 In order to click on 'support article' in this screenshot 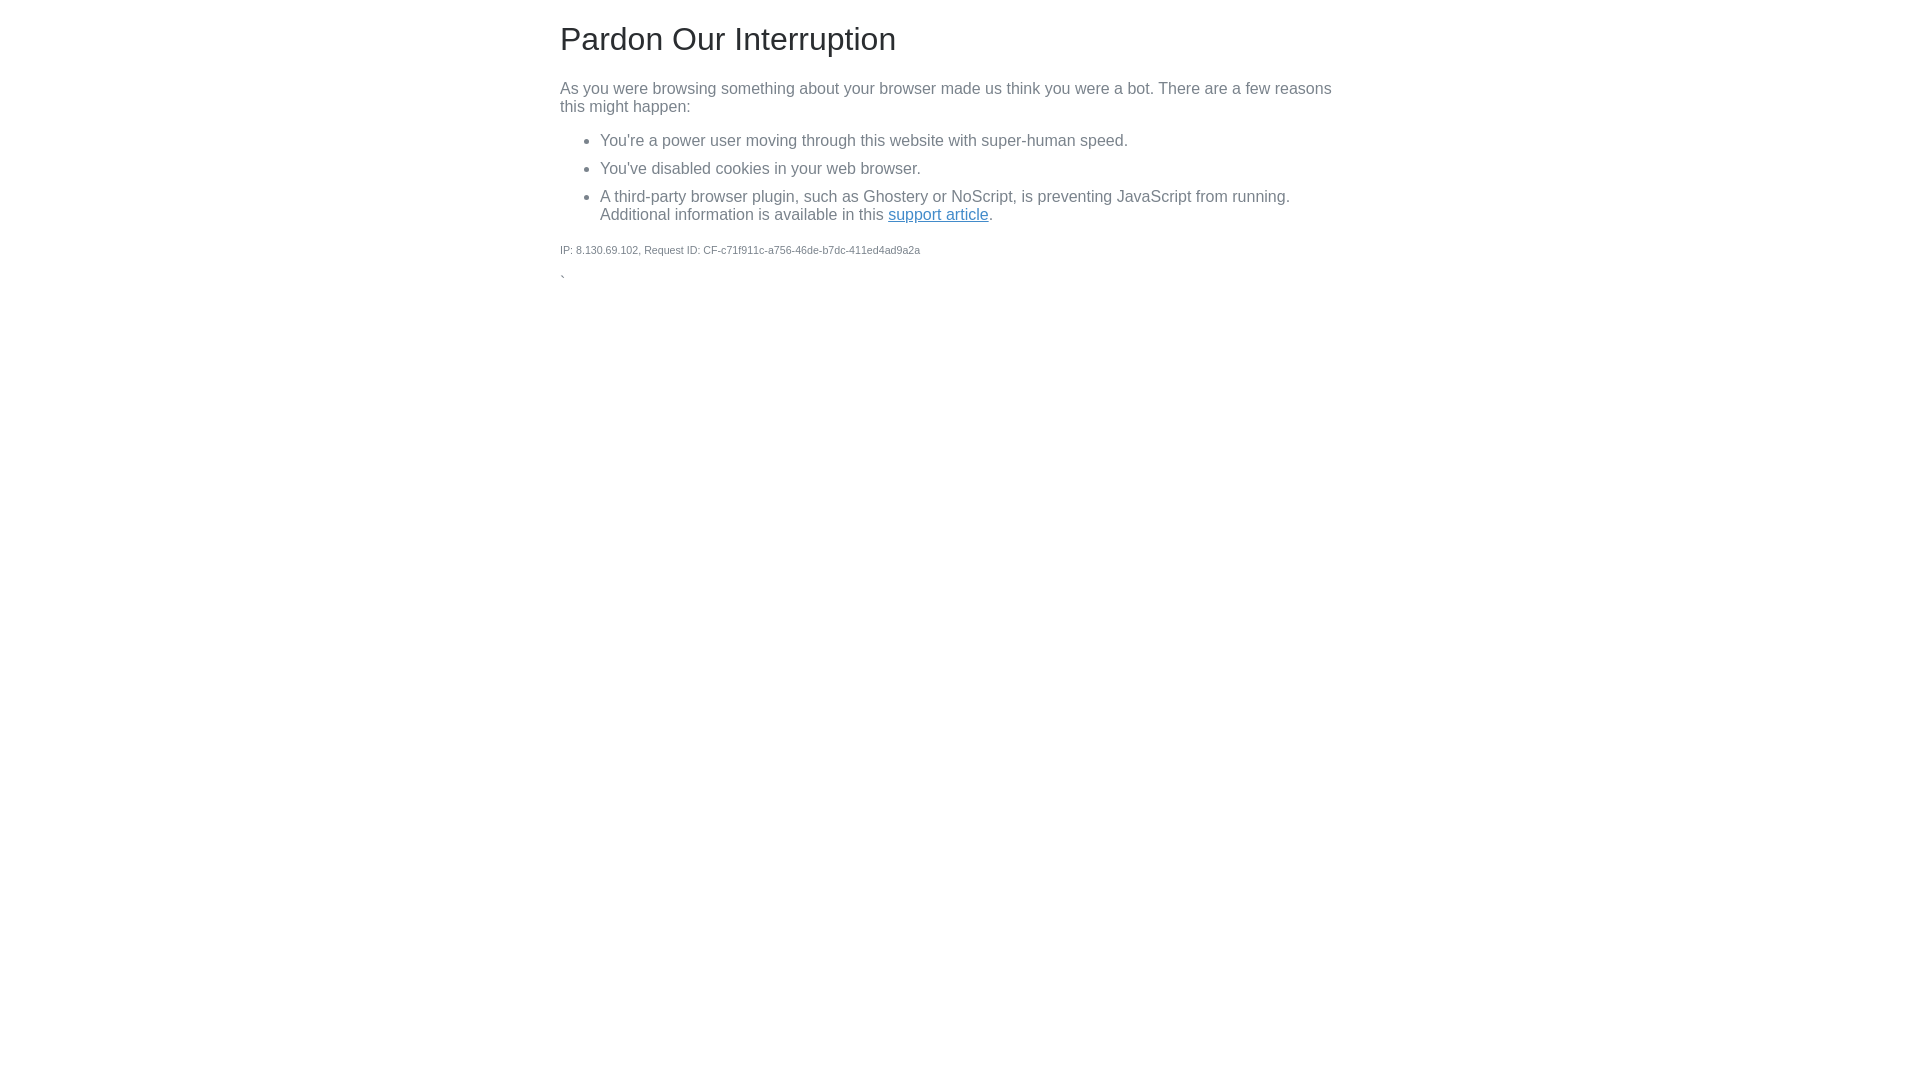, I will do `click(937, 214)`.